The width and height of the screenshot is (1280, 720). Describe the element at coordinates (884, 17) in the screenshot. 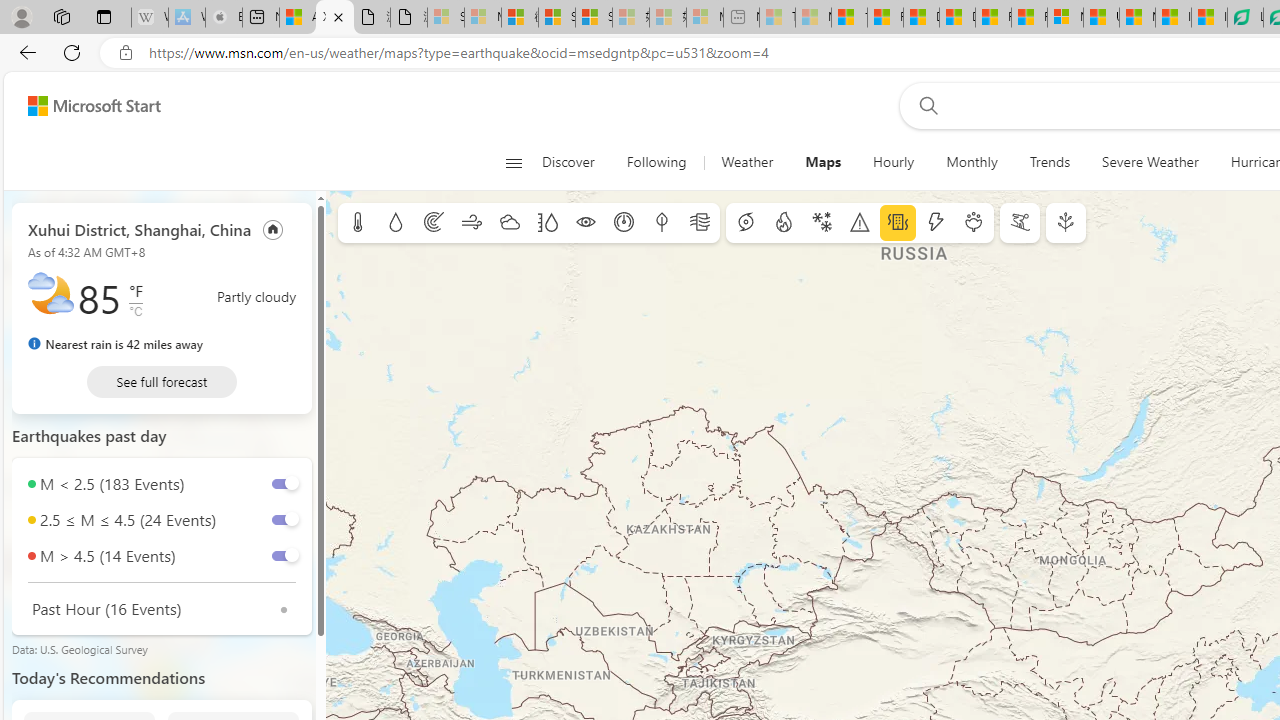

I see `'Food and Drink - MSN'` at that location.